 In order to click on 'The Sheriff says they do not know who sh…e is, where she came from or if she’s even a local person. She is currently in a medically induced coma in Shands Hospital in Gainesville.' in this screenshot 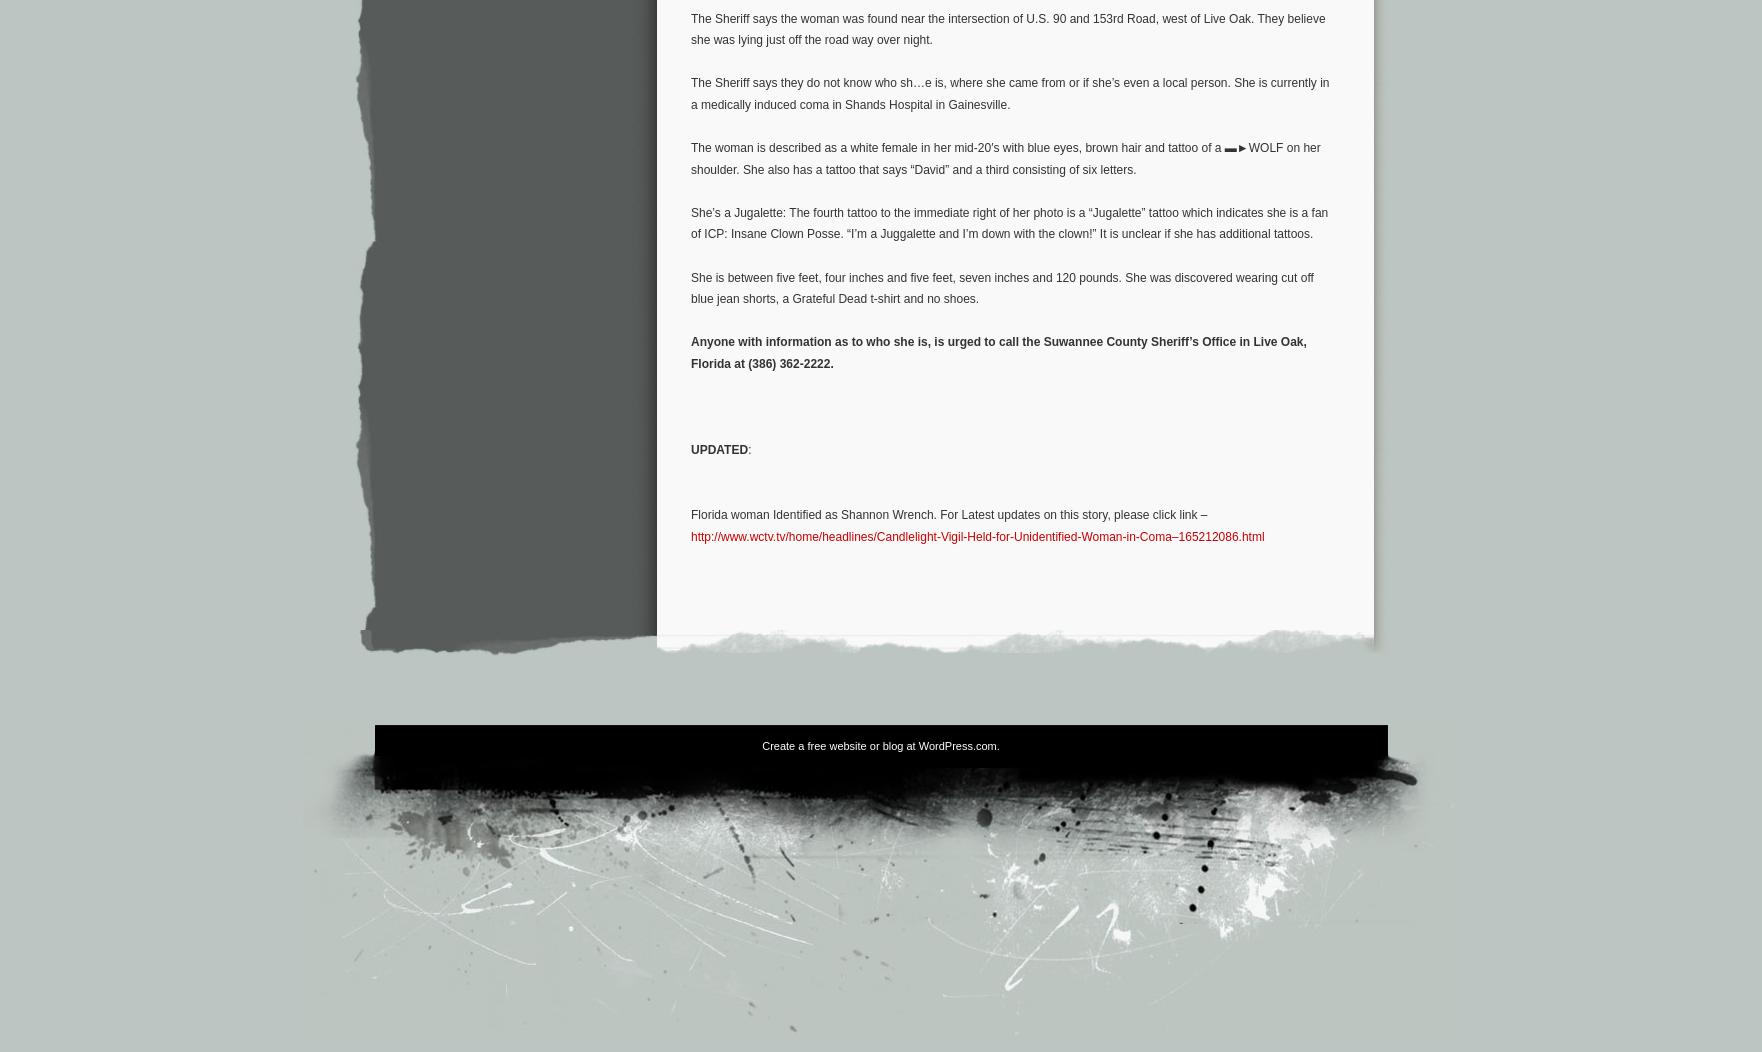, I will do `click(1009, 93)`.